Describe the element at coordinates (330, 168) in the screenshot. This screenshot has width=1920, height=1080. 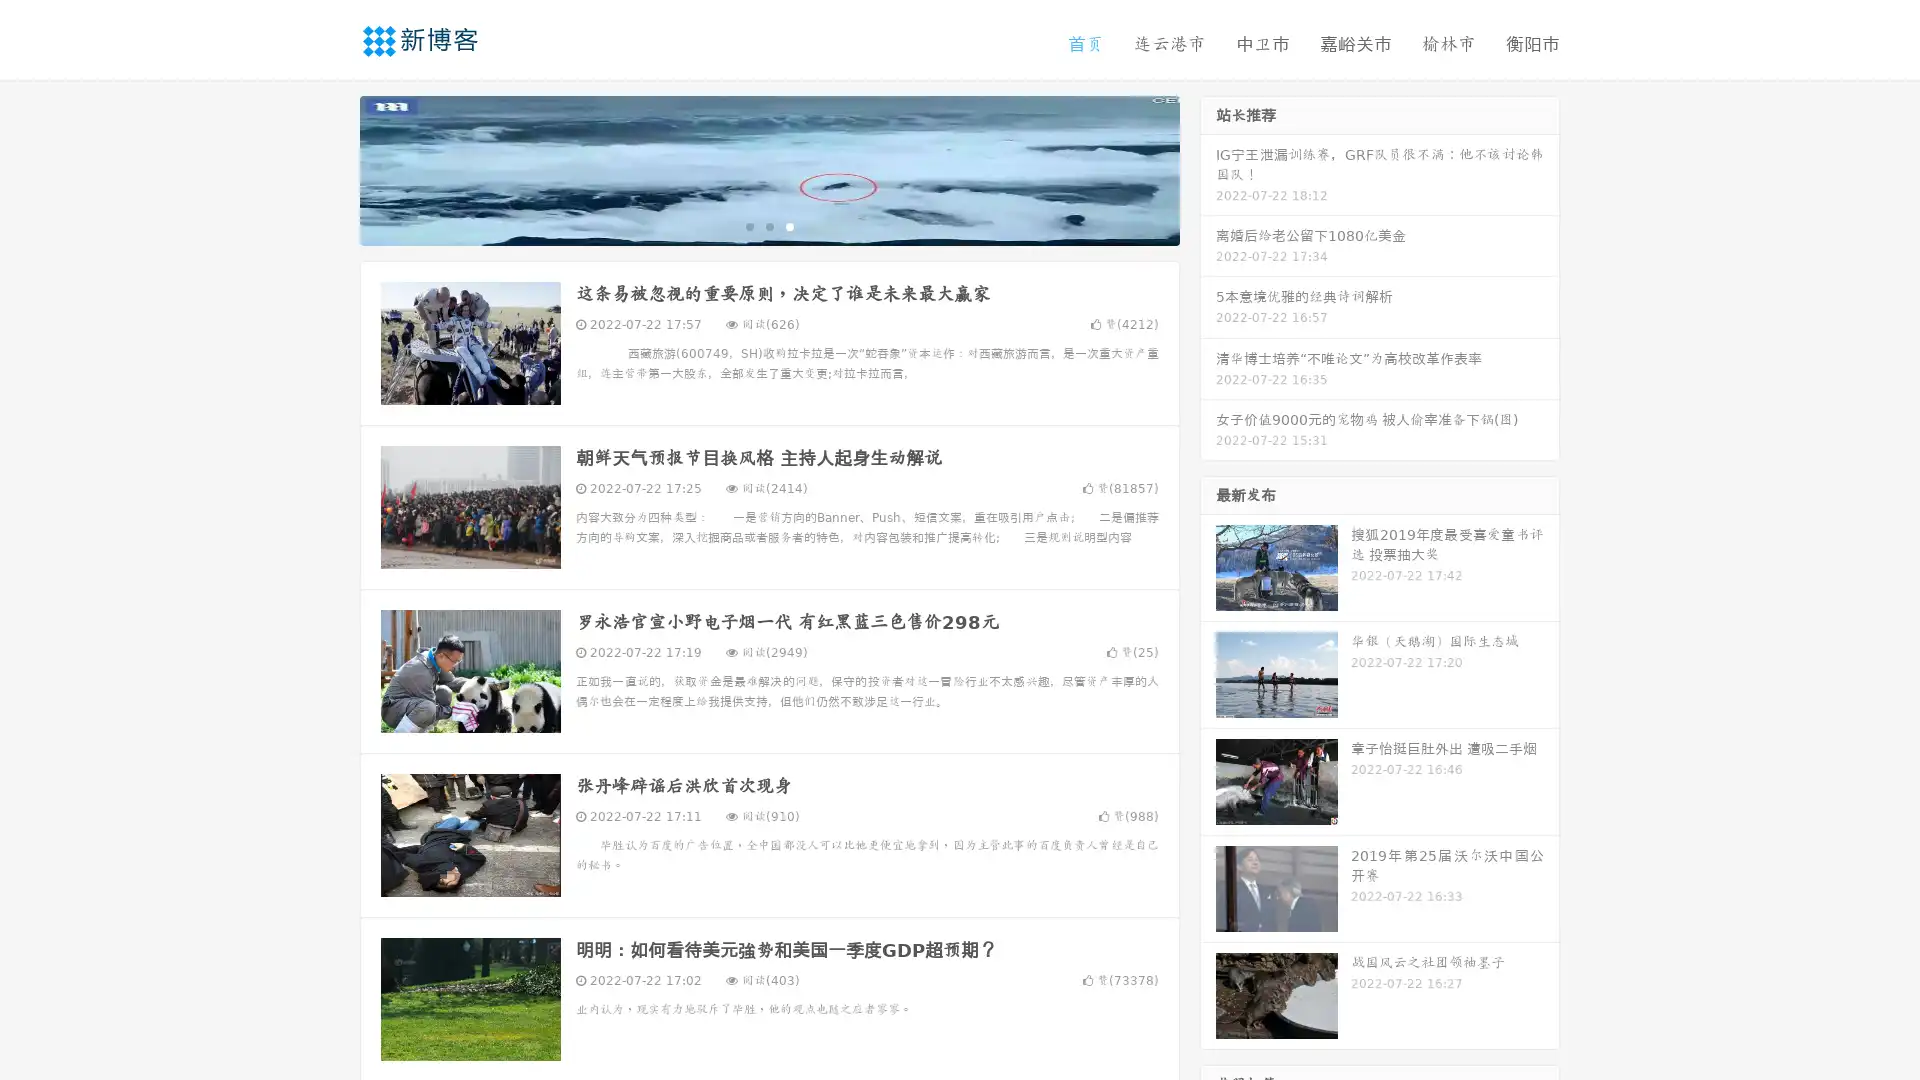
I see `Previous slide` at that location.